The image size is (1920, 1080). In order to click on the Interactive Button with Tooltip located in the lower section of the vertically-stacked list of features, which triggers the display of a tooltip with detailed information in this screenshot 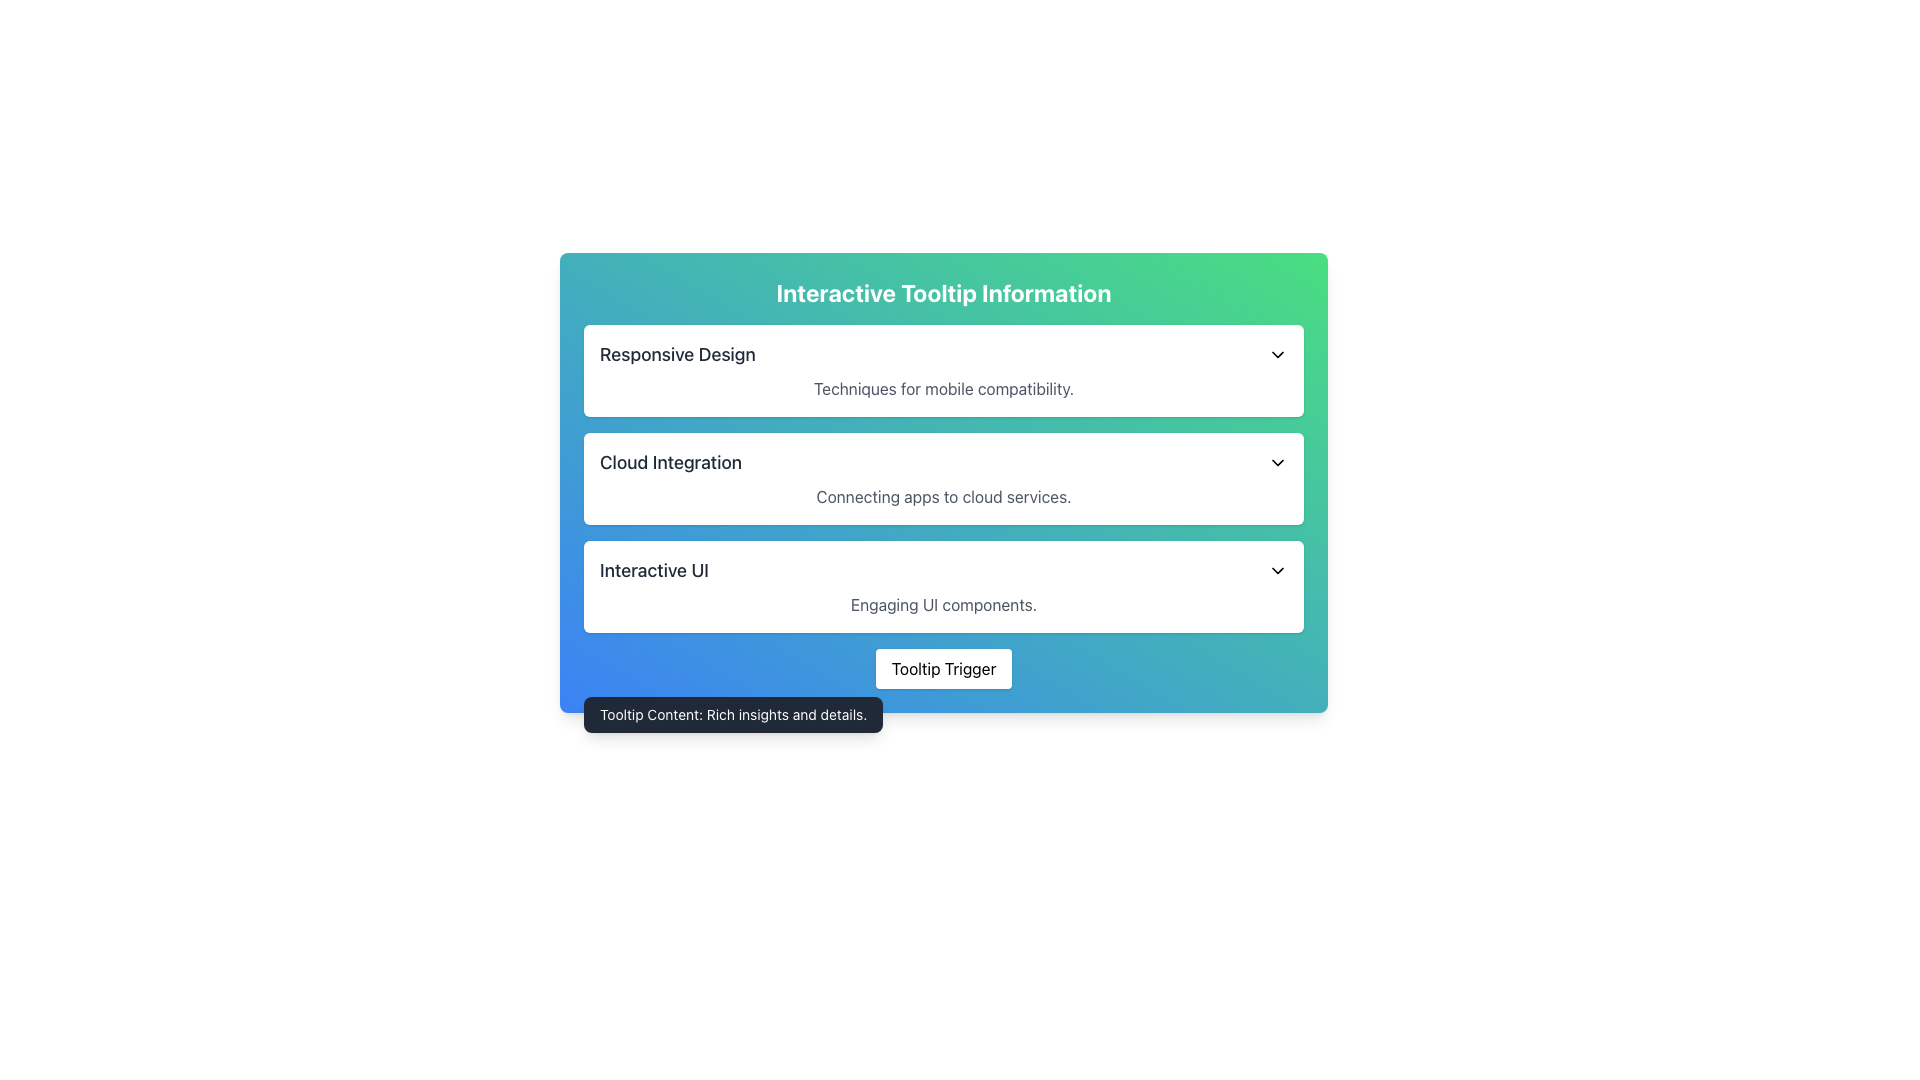, I will do `click(943, 668)`.